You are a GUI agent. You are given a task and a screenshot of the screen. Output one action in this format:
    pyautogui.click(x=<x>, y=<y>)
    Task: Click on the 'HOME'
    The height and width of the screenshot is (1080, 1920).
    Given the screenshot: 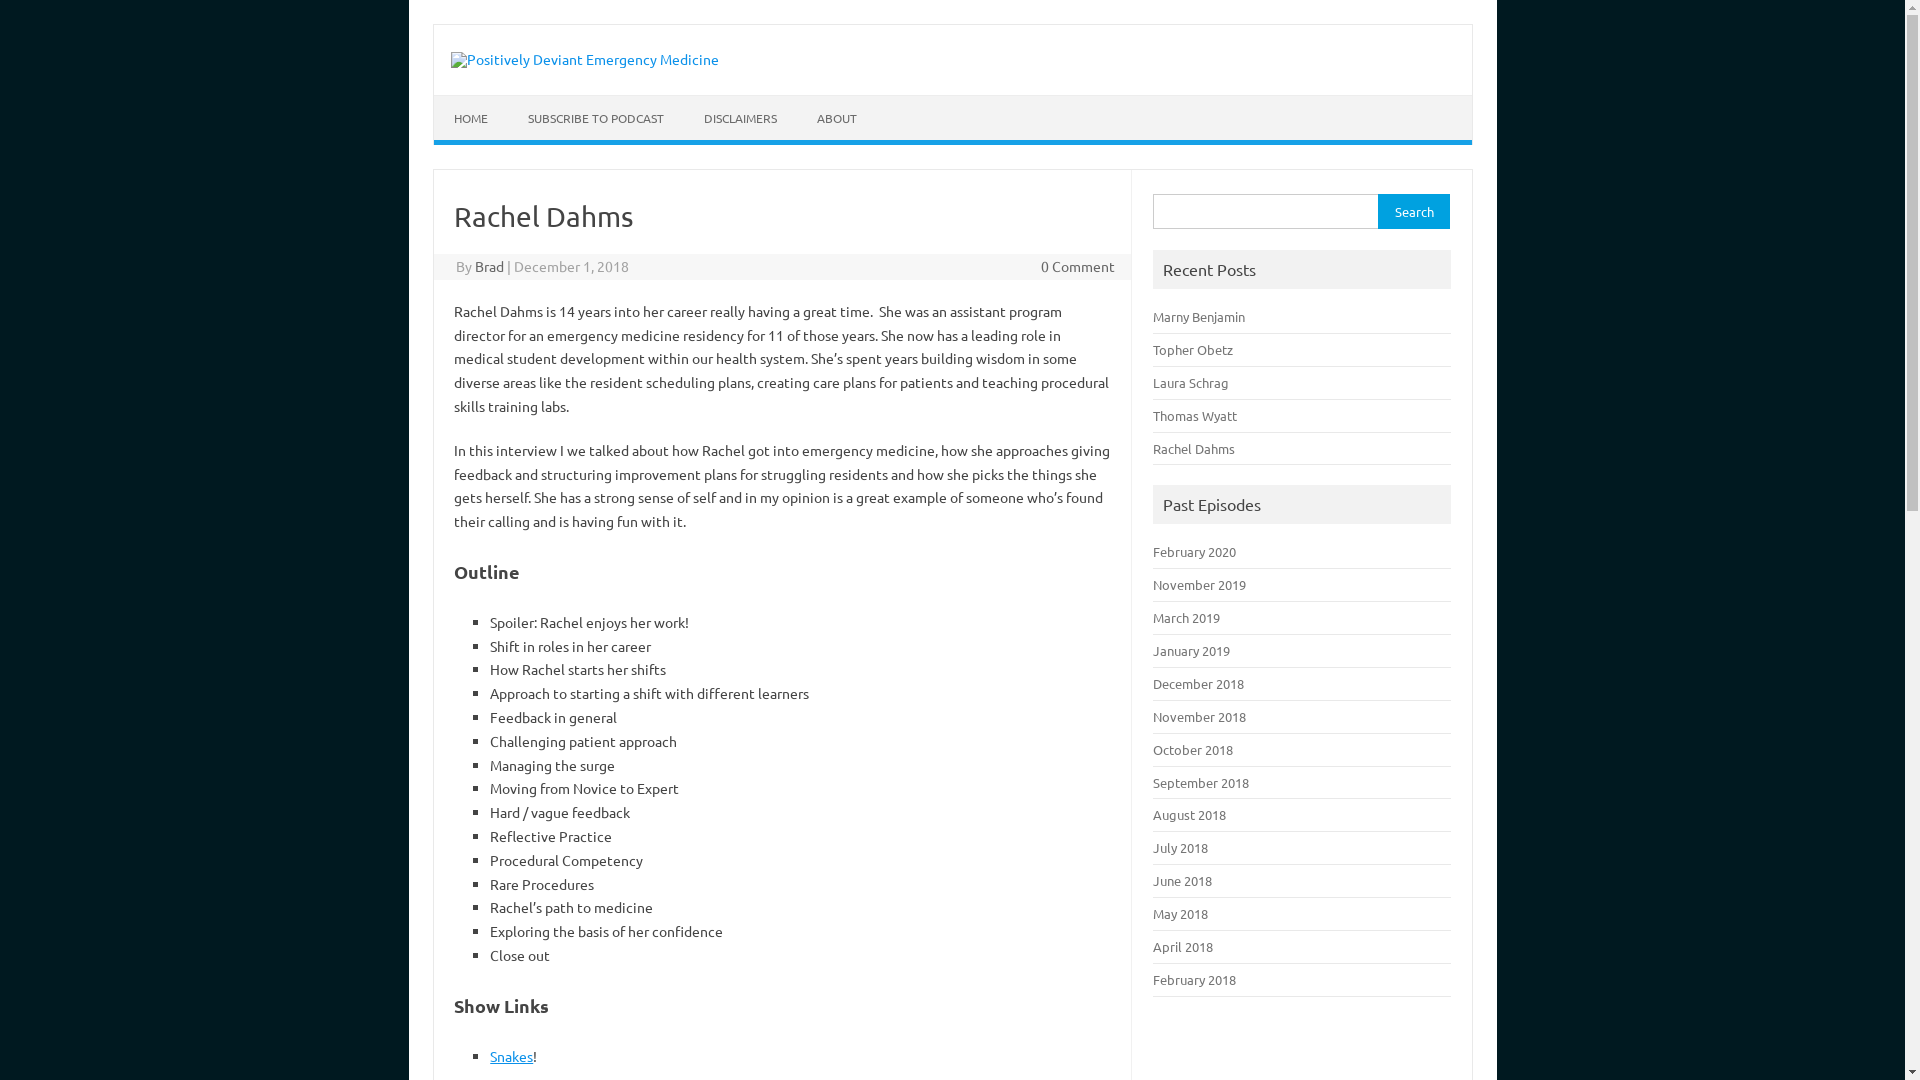 What is the action you would take?
    pyautogui.click(x=469, y=118)
    